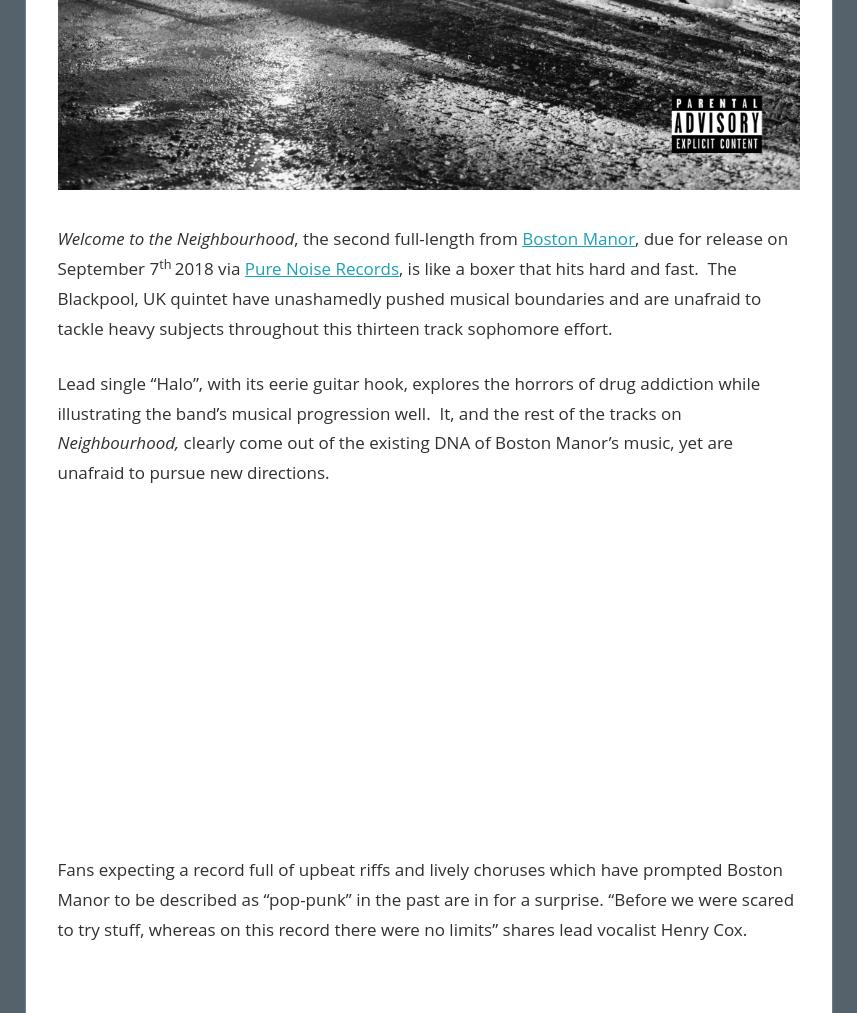 This screenshot has height=1013, width=857. Describe the element at coordinates (166, 261) in the screenshot. I see `'th'` at that location.